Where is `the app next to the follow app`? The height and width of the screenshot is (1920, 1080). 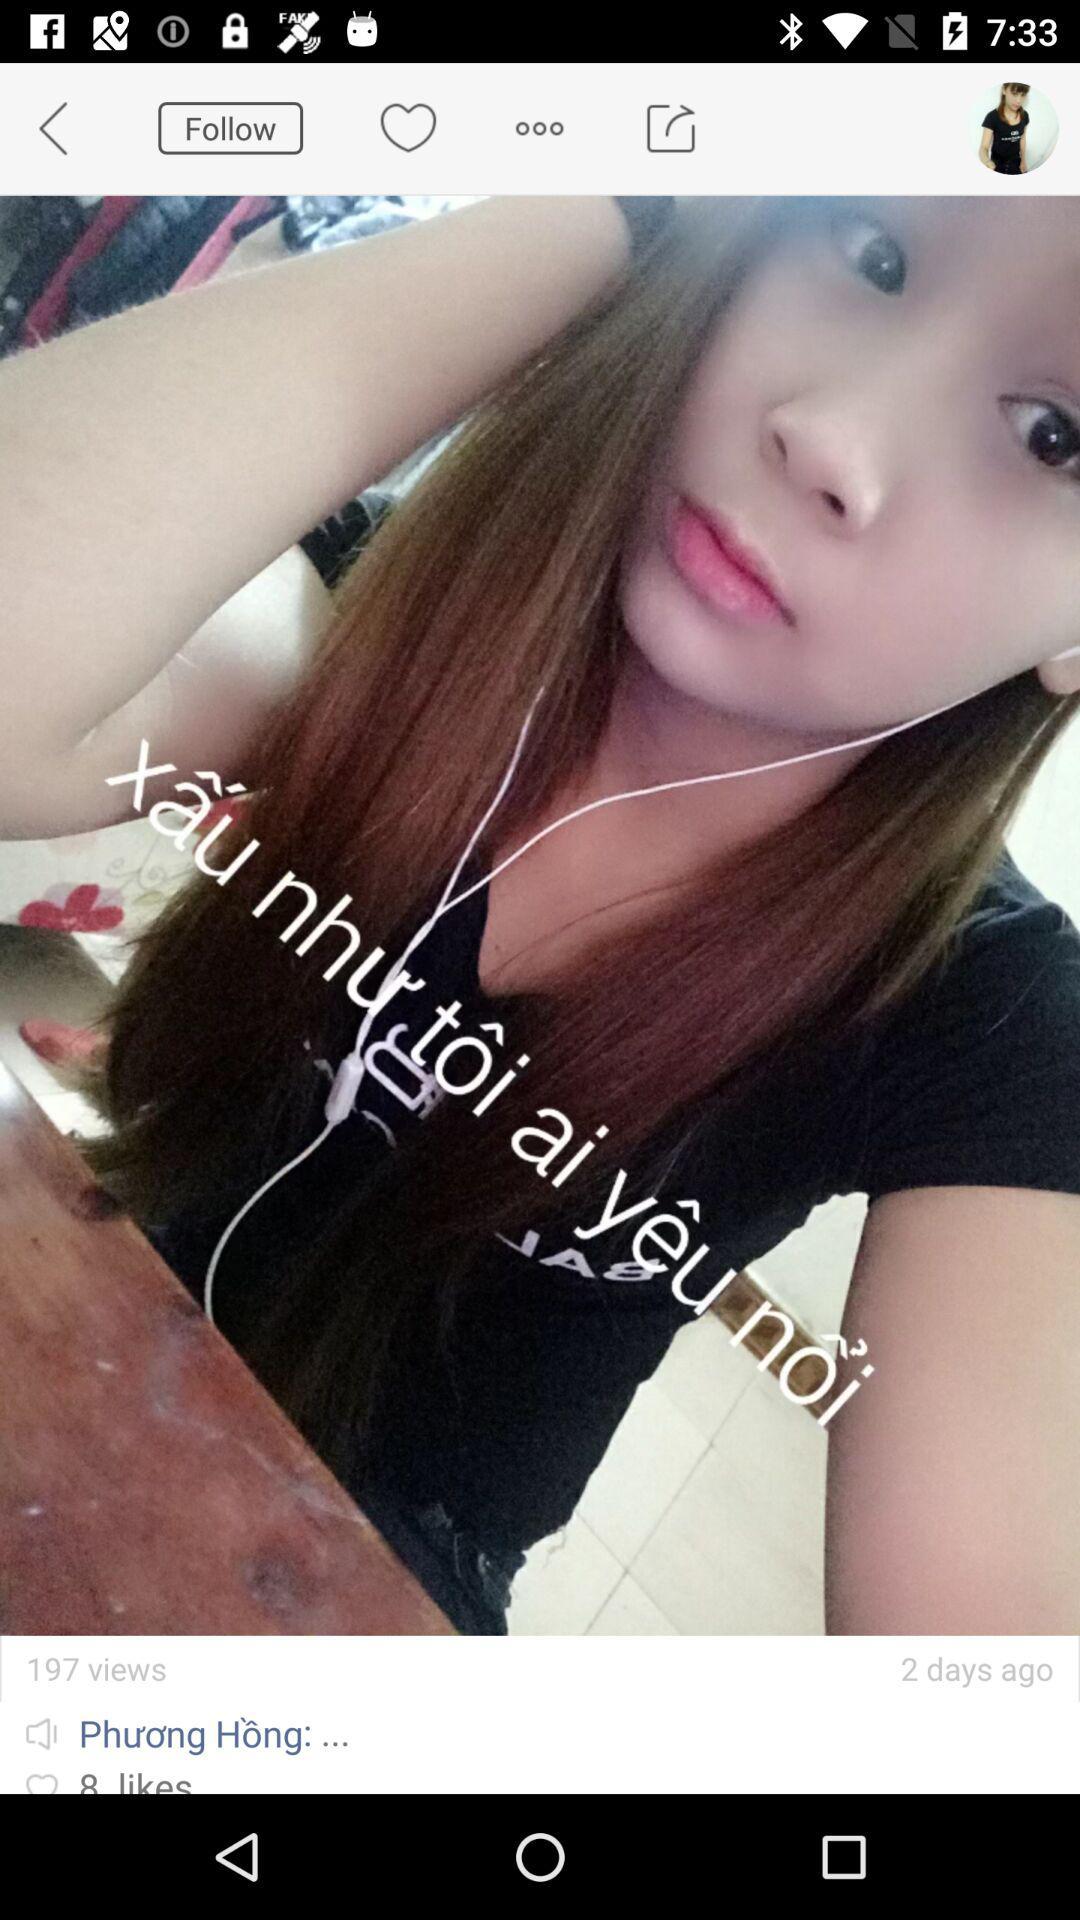 the app next to the follow app is located at coordinates (64, 127).